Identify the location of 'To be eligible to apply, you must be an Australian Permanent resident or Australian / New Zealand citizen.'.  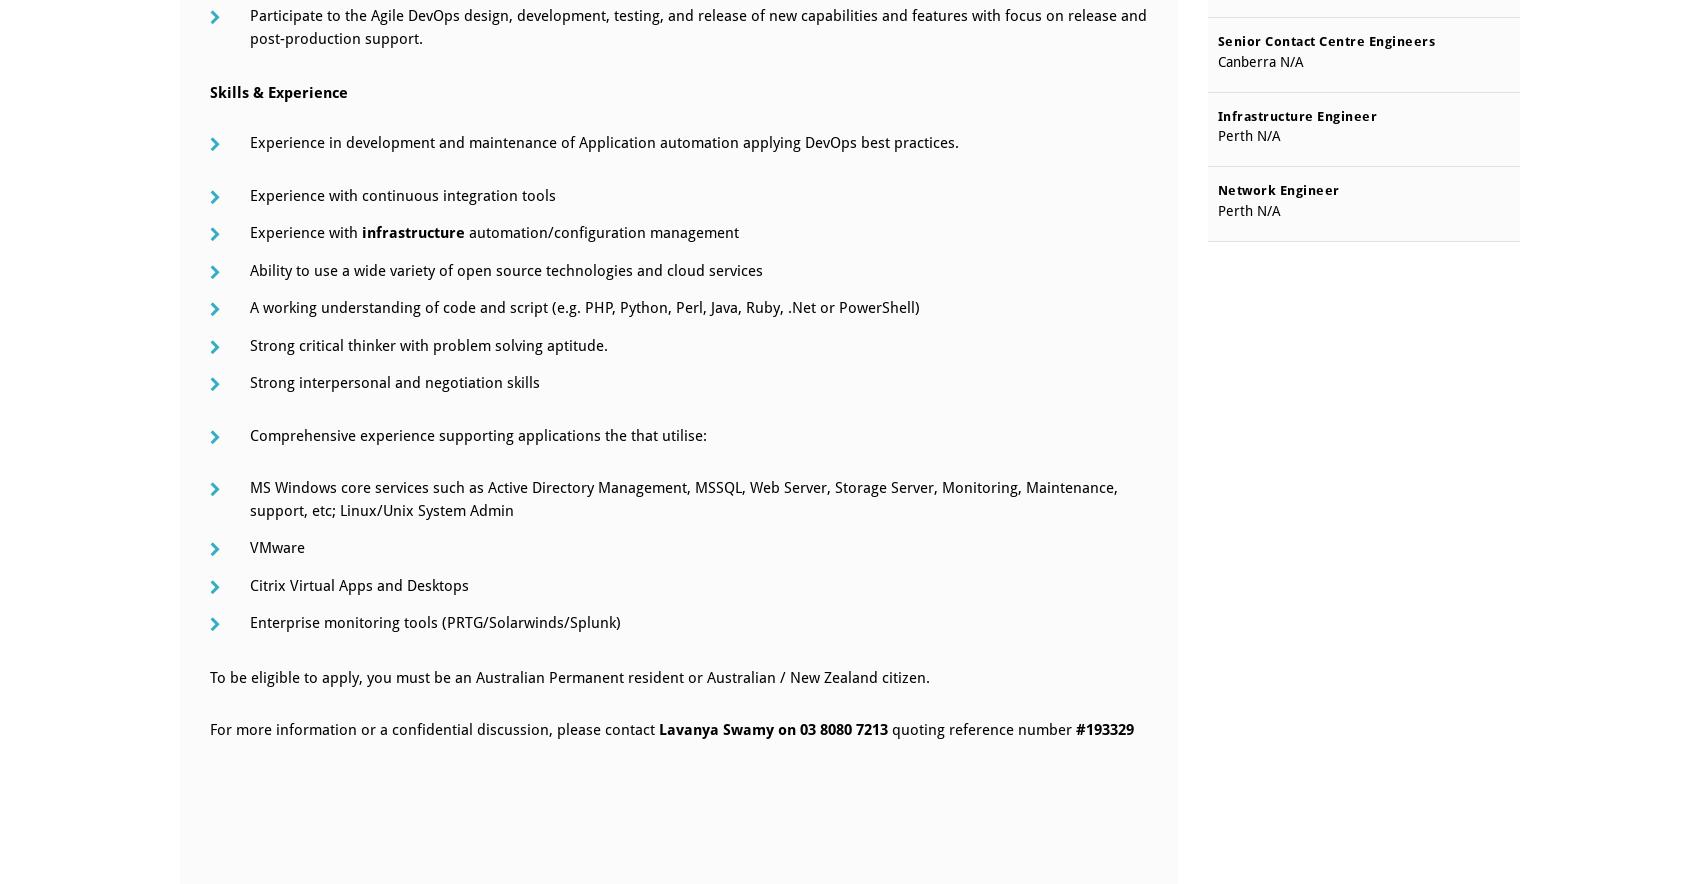
(569, 676).